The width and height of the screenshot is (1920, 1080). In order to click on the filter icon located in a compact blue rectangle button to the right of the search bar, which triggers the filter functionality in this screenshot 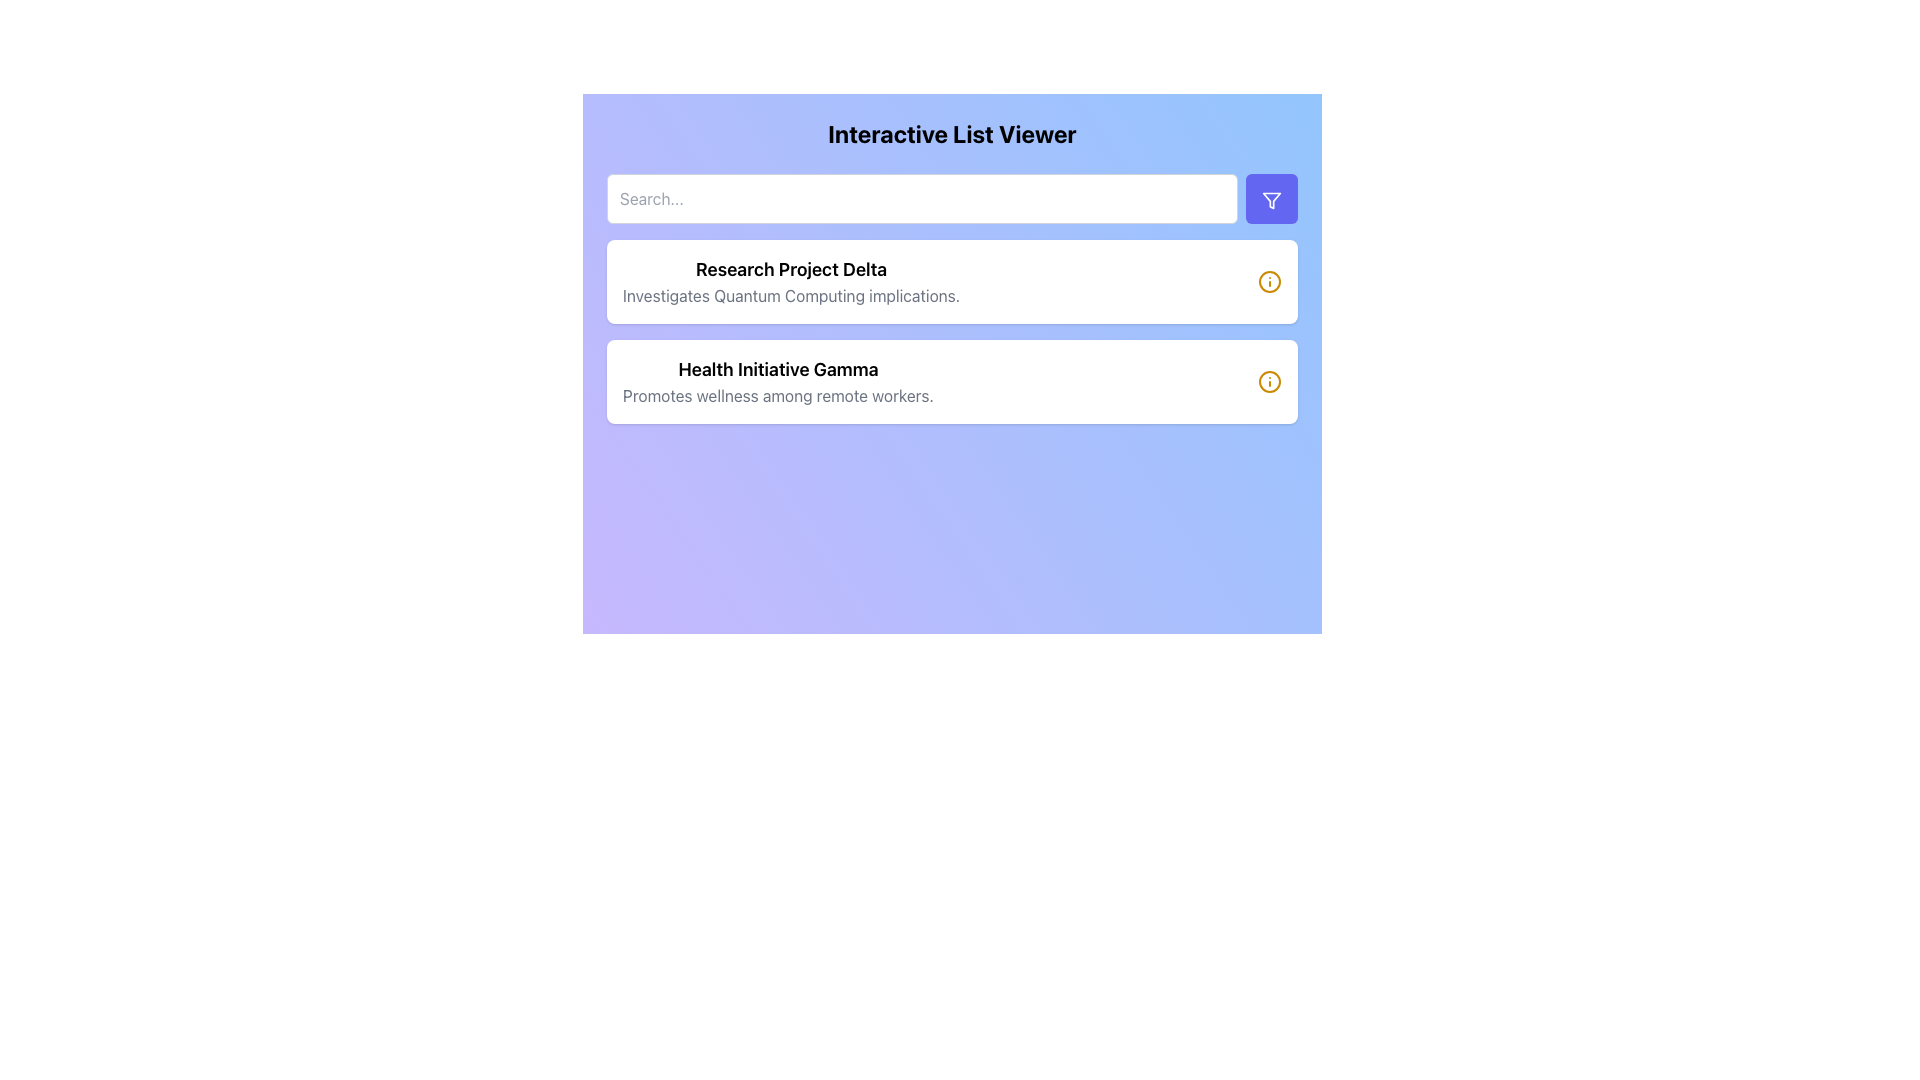, I will do `click(1271, 200)`.